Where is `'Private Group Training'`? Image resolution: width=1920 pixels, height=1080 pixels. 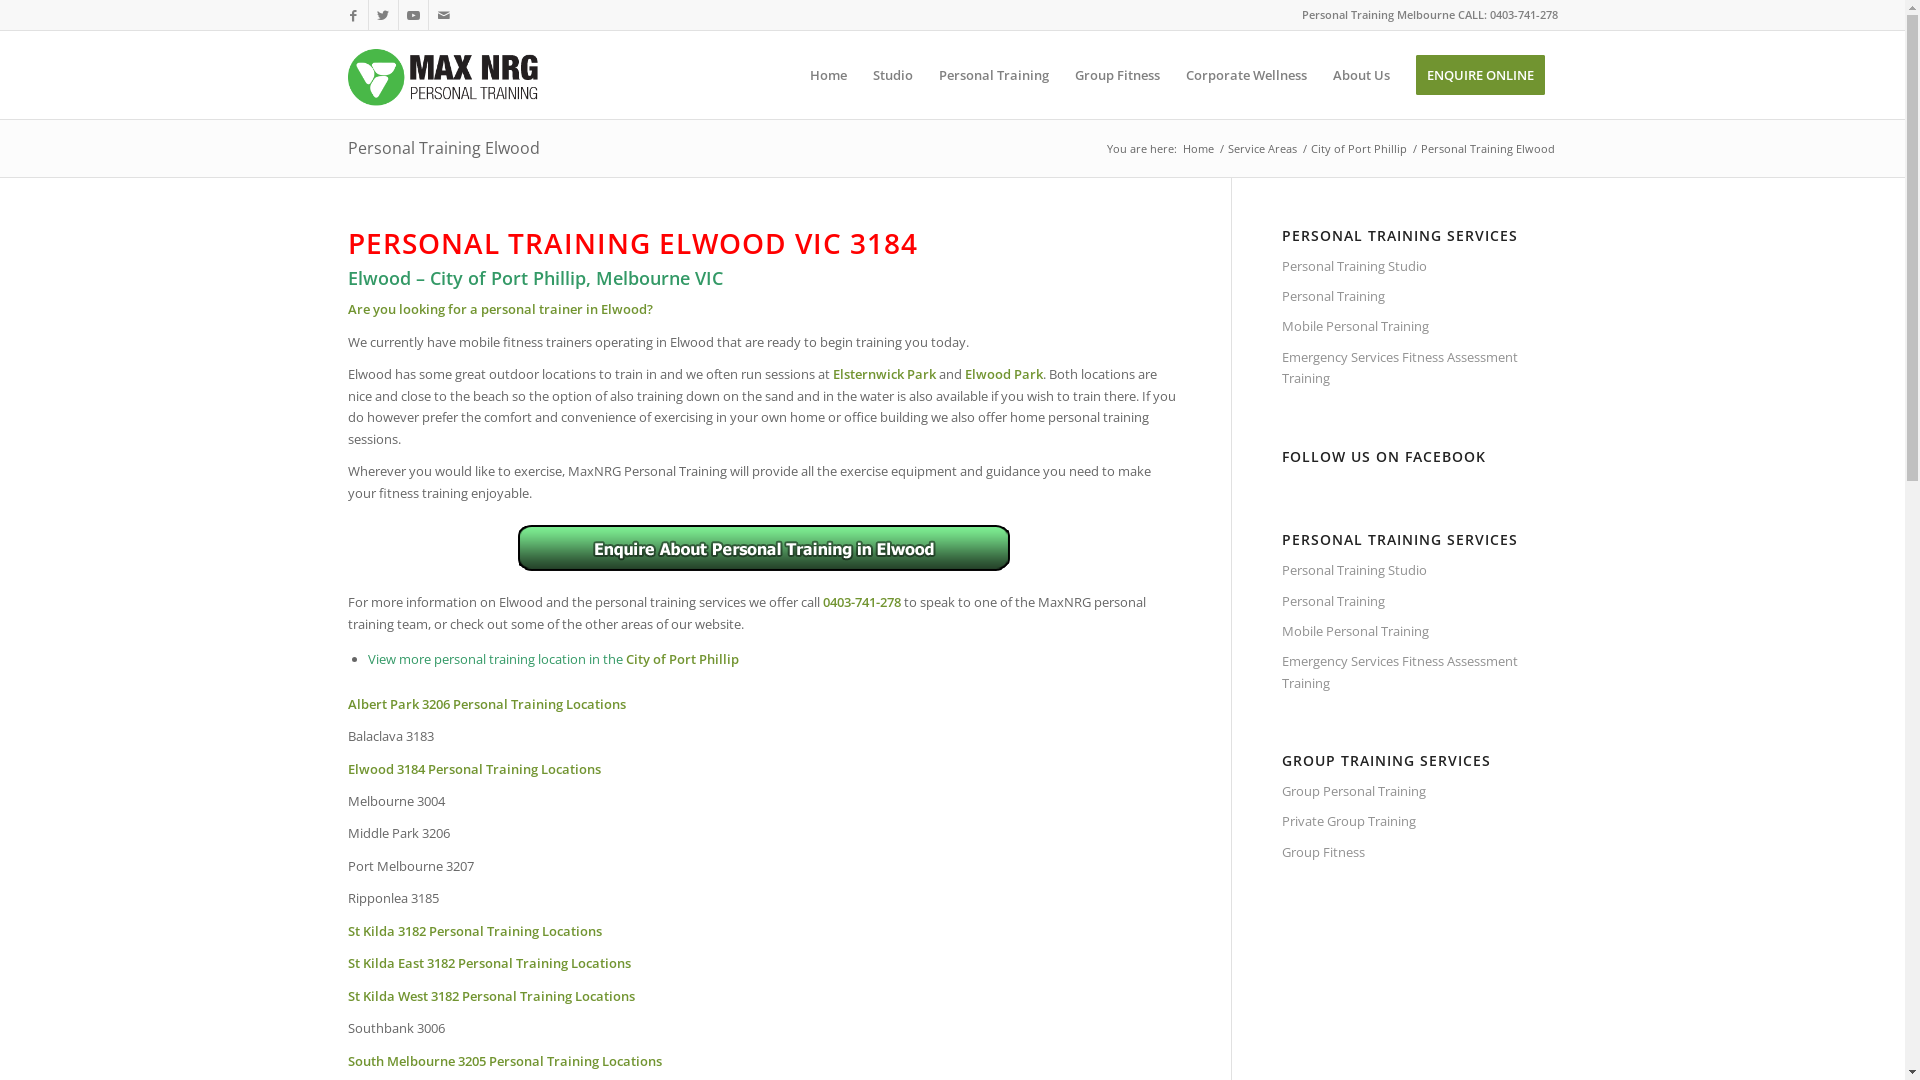 'Private Group Training' is located at coordinates (1419, 821).